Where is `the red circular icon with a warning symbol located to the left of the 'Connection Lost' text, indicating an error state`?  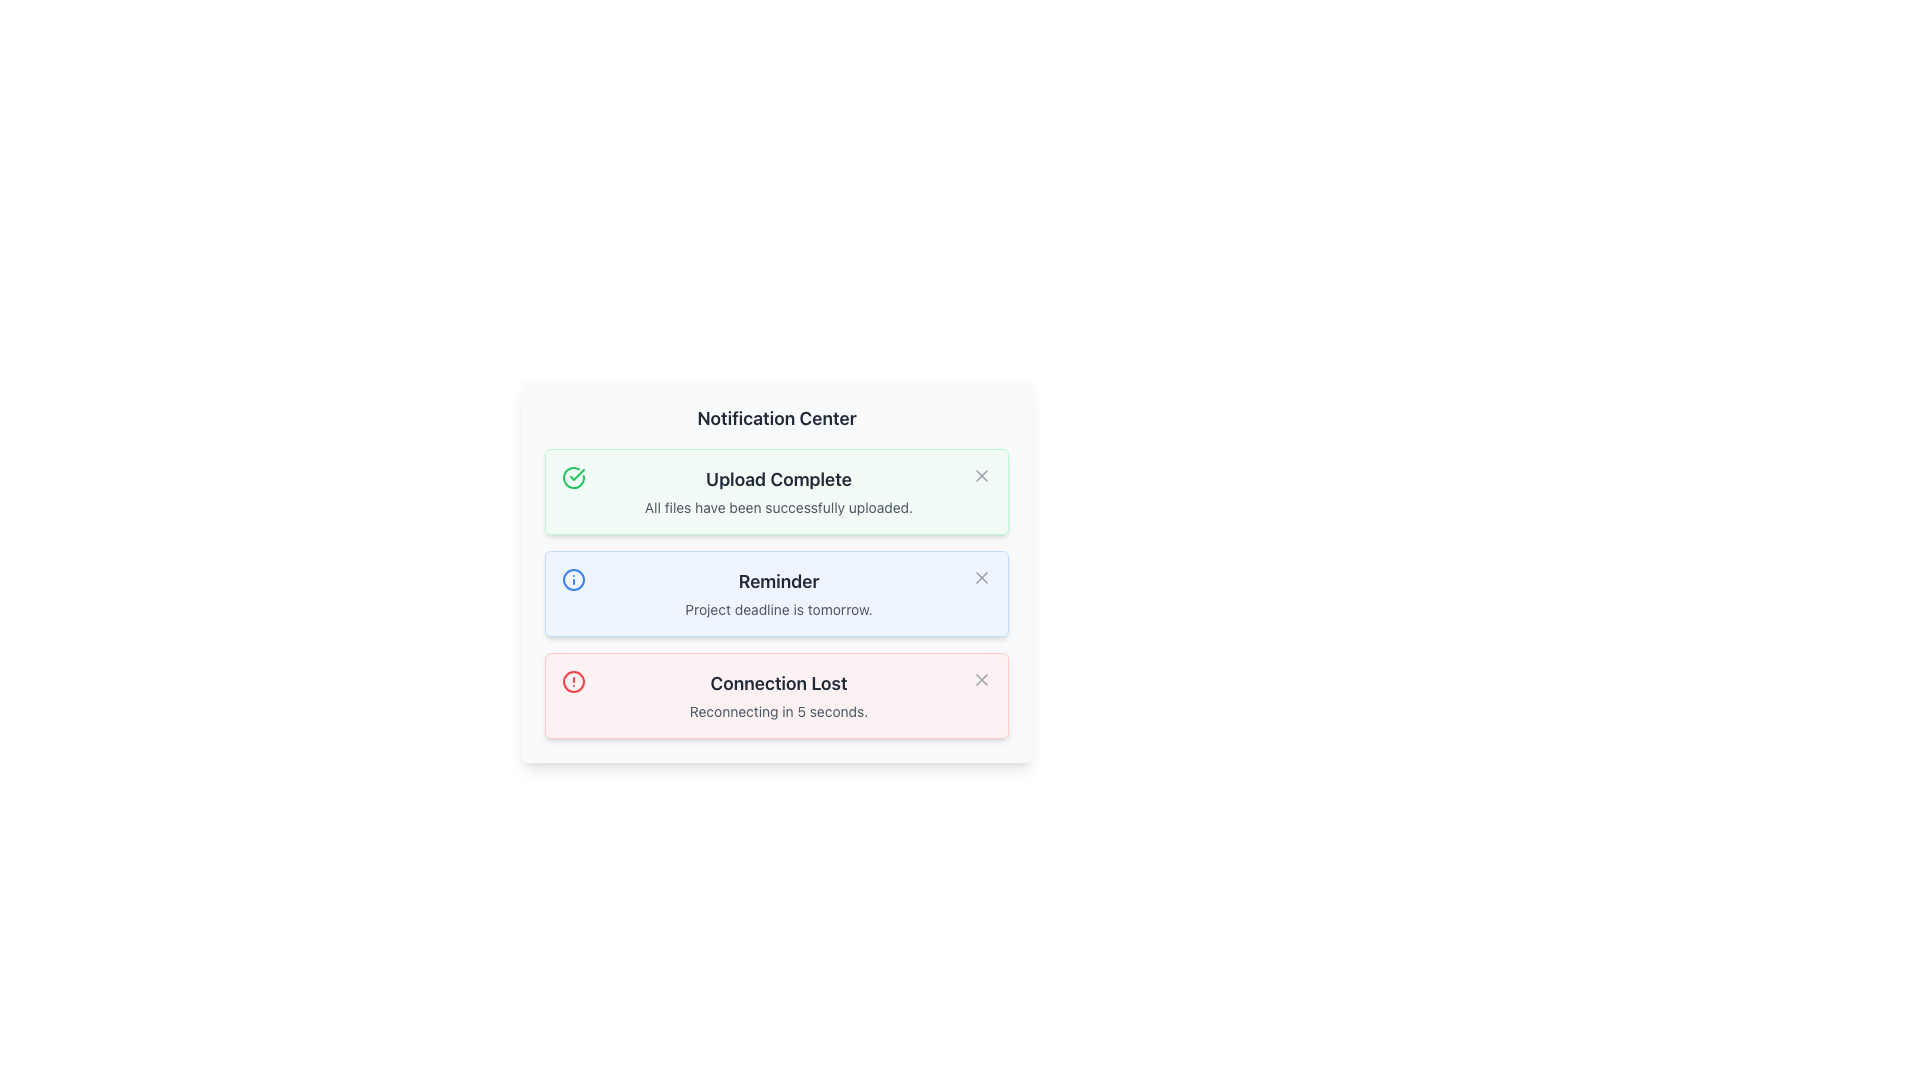 the red circular icon with a warning symbol located to the left of the 'Connection Lost' text, indicating an error state is located at coordinates (573, 681).